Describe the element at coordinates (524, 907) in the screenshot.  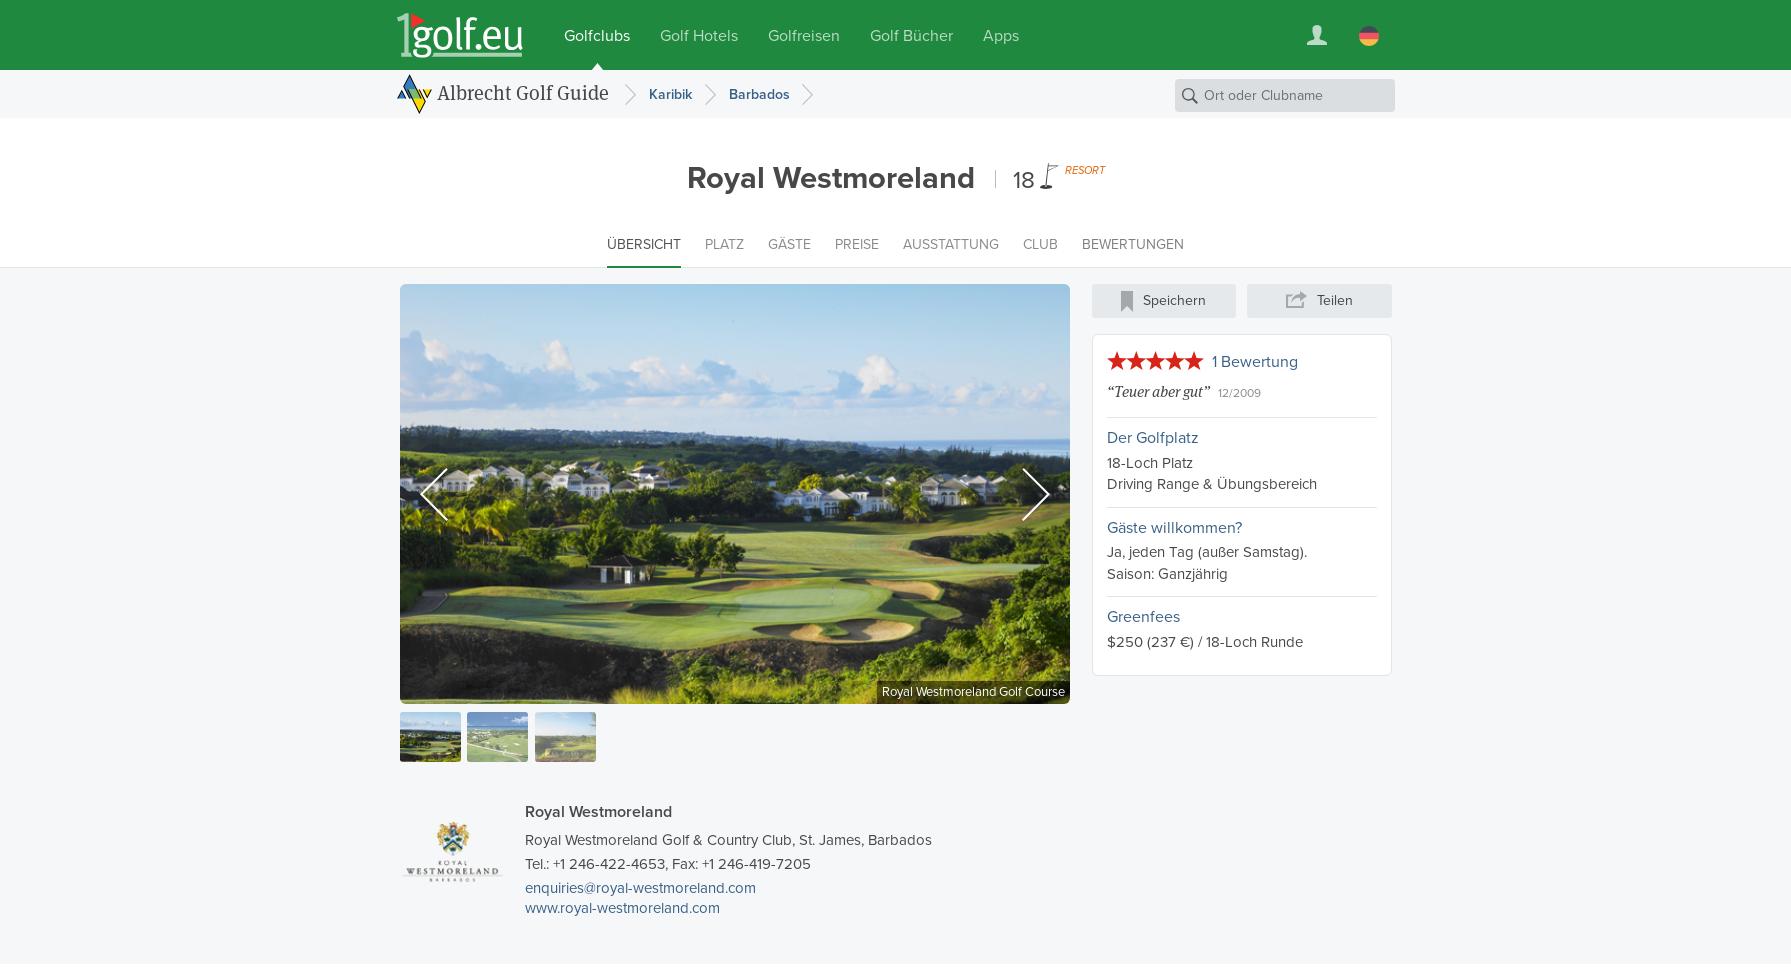
I see `'www.royal-westmoreland.com'` at that location.